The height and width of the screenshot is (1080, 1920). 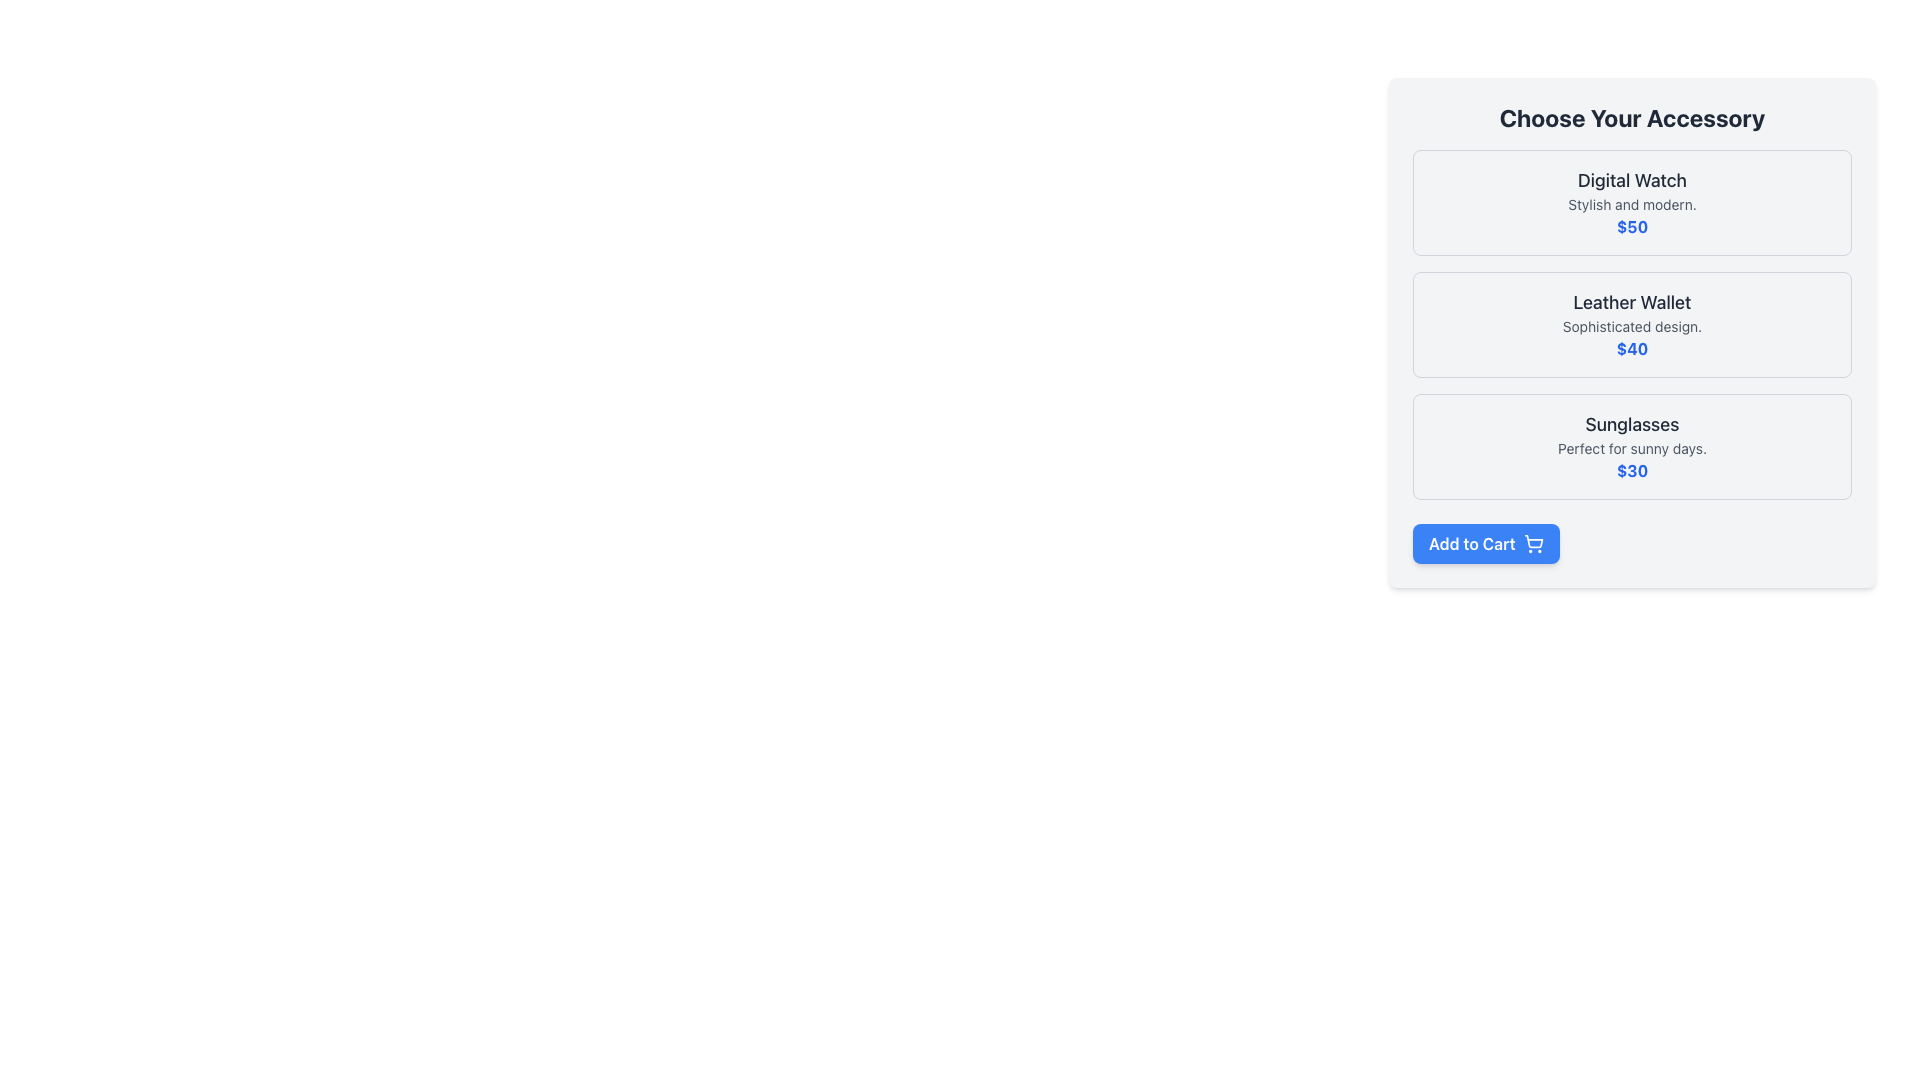 I want to click on price displayed in the text label showing '$30', which is styled in bold blue font and located below the descriptive text about sunglasses, so click(x=1632, y=470).